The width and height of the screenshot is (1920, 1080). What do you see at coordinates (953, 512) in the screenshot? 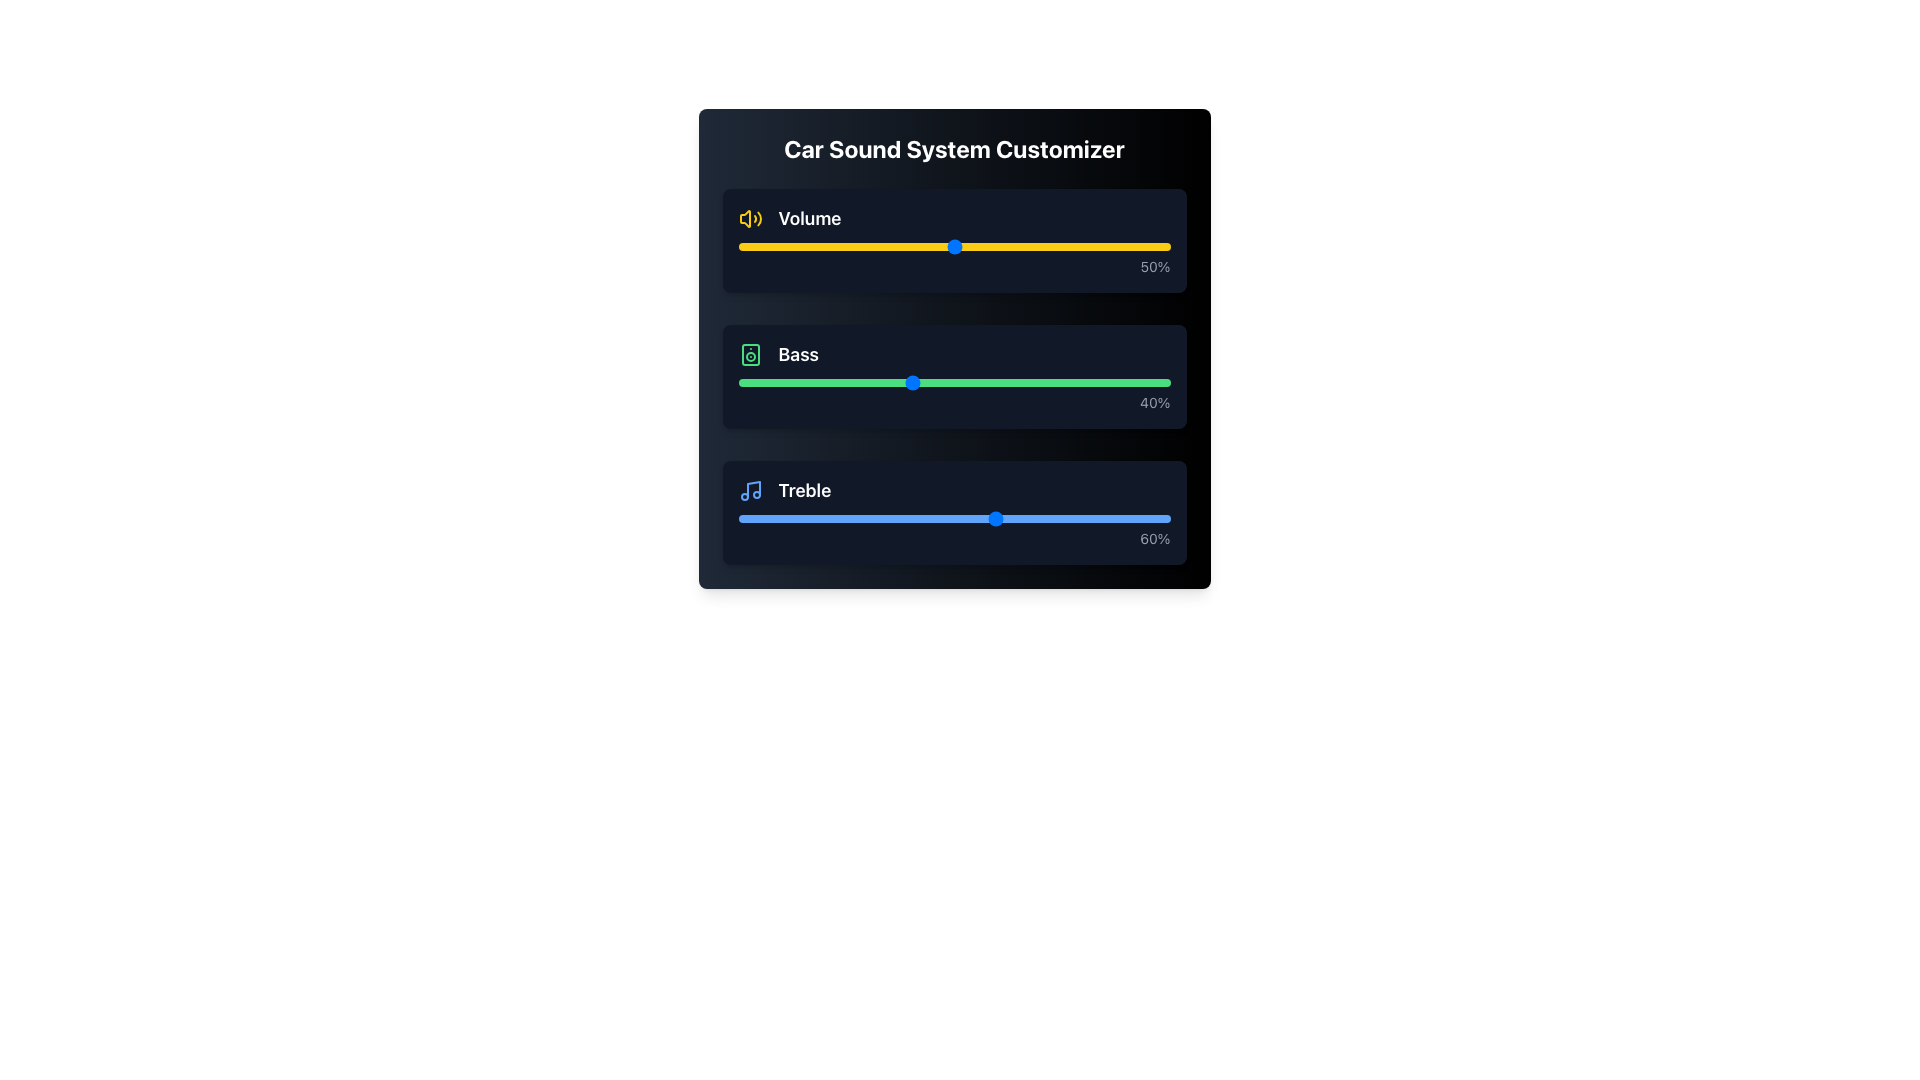
I see `the treble slider thumb` at bounding box center [953, 512].